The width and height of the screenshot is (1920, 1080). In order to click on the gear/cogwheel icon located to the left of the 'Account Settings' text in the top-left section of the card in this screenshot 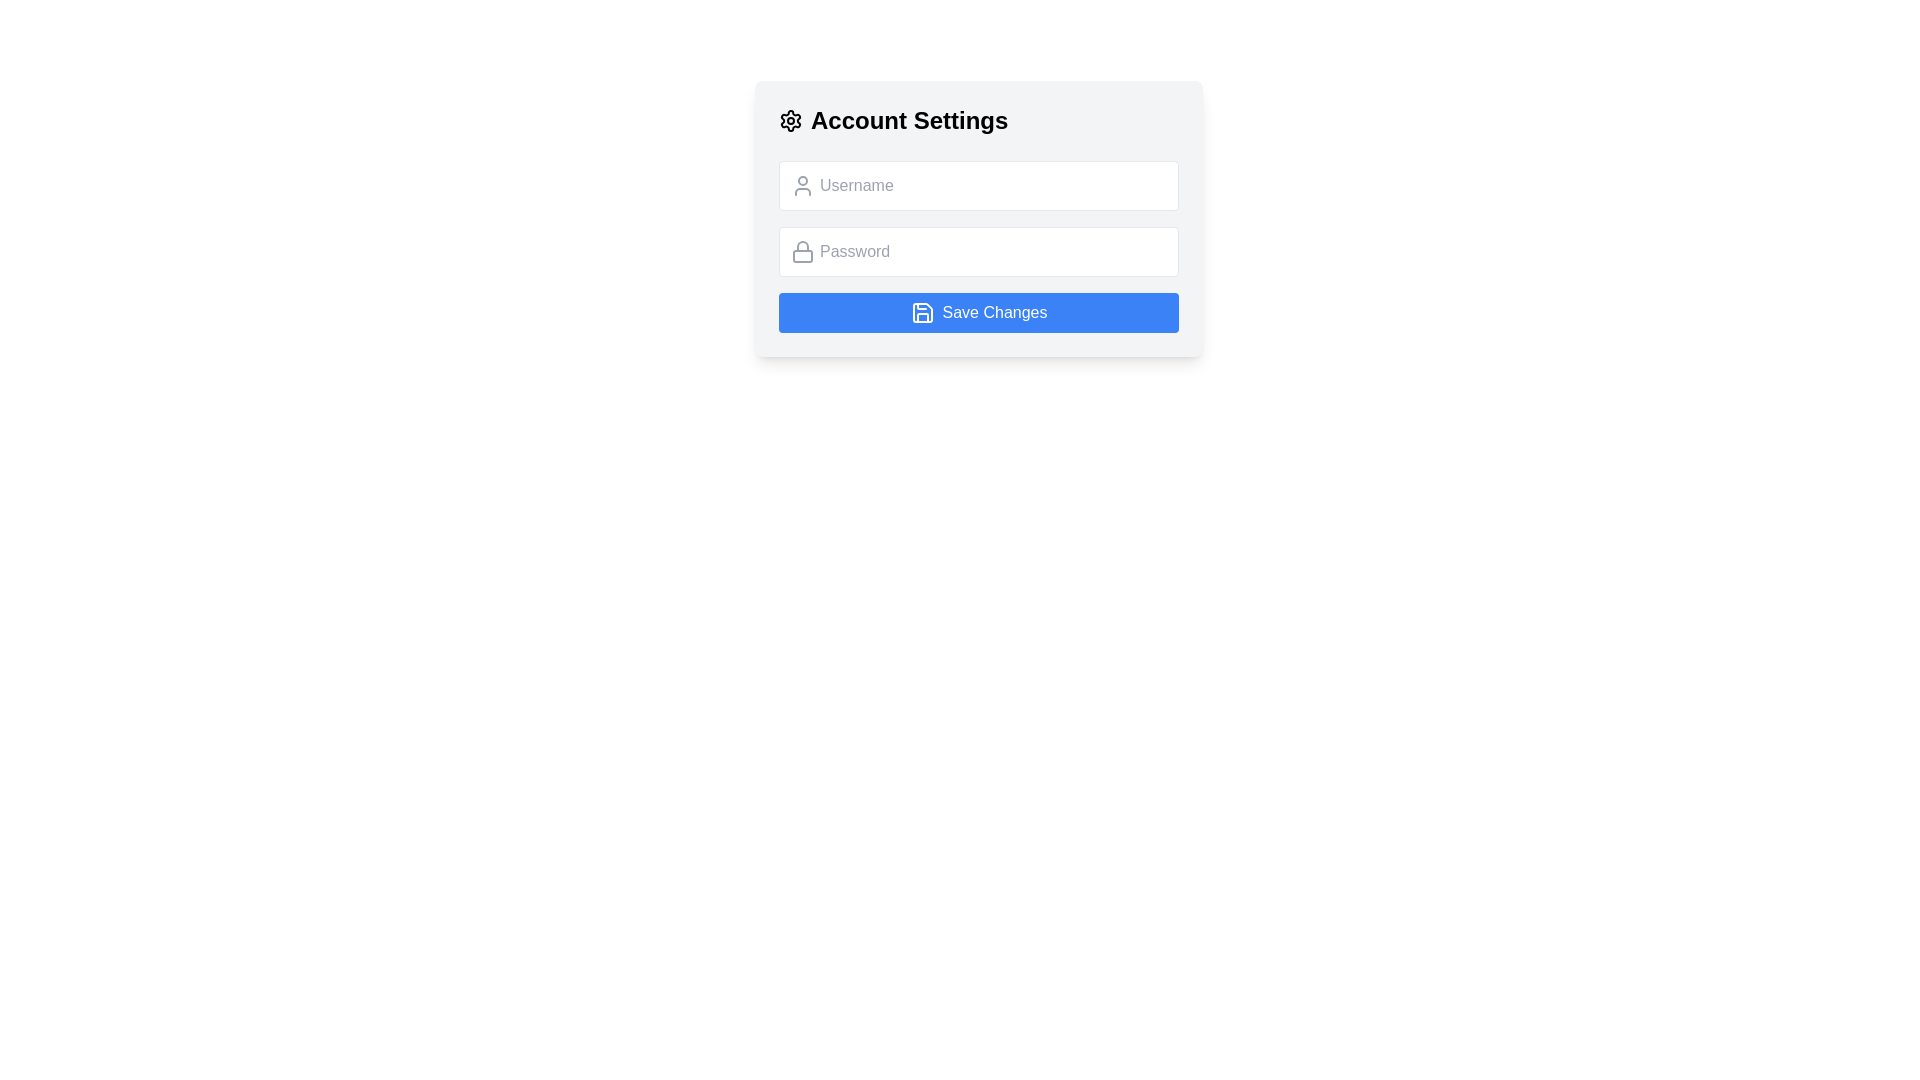, I will do `click(790, 120)`.